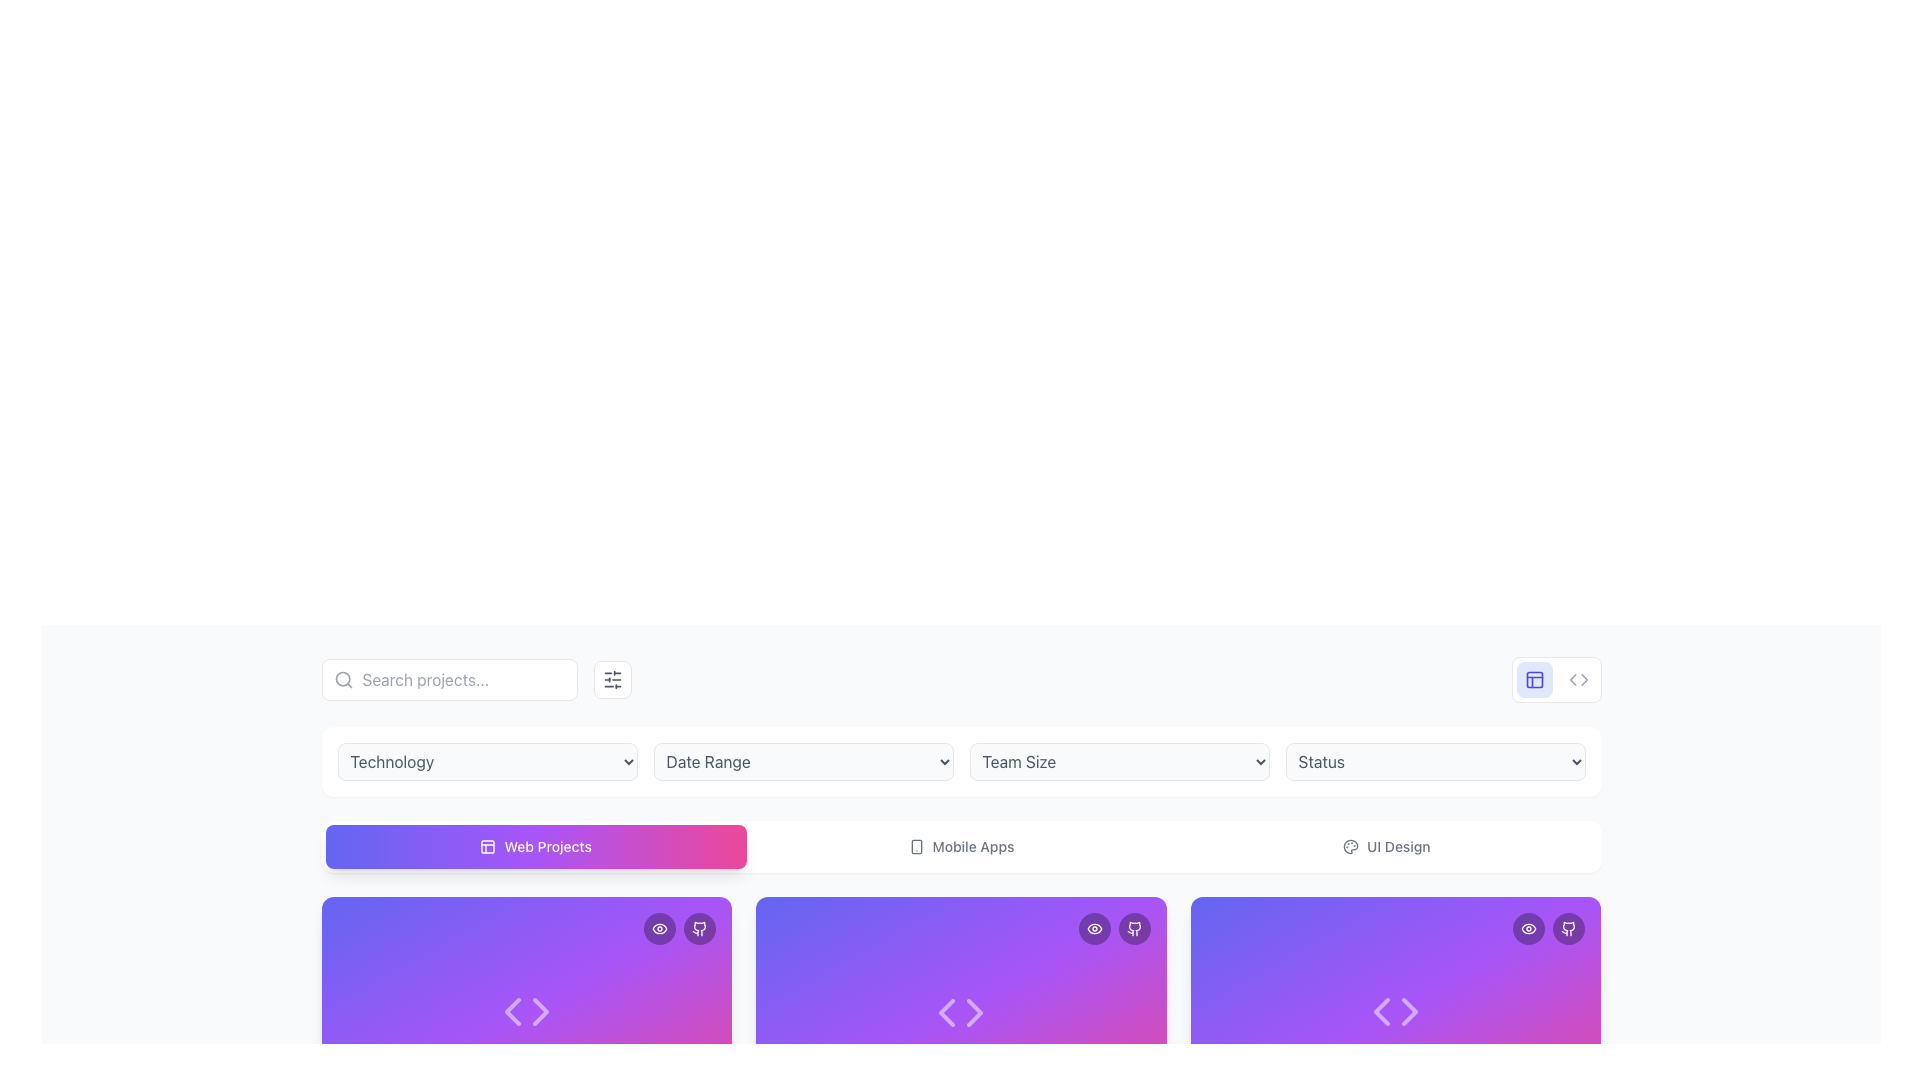  I want to click on the icon button located at the top-right corner of the card in the second row, so click(660, 929).